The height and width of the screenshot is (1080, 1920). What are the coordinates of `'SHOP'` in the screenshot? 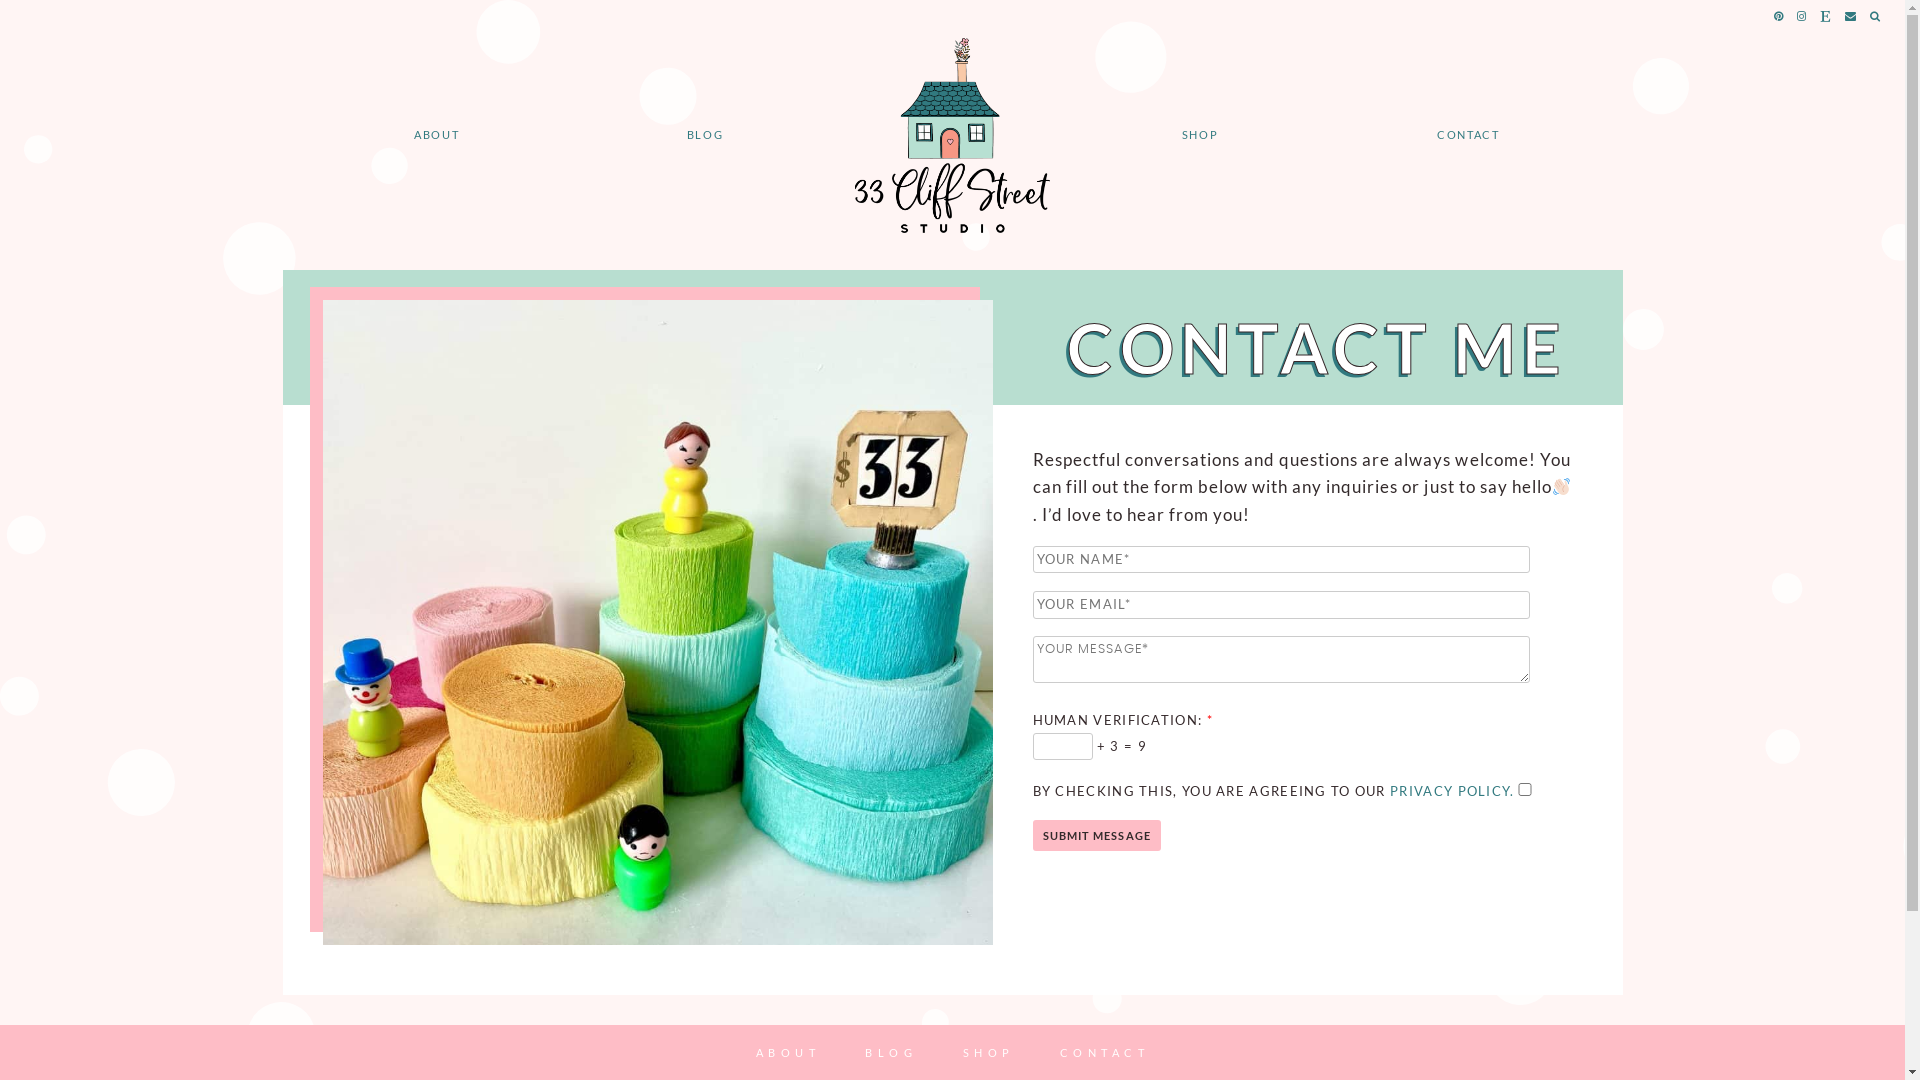 It's located at (988, 1051).